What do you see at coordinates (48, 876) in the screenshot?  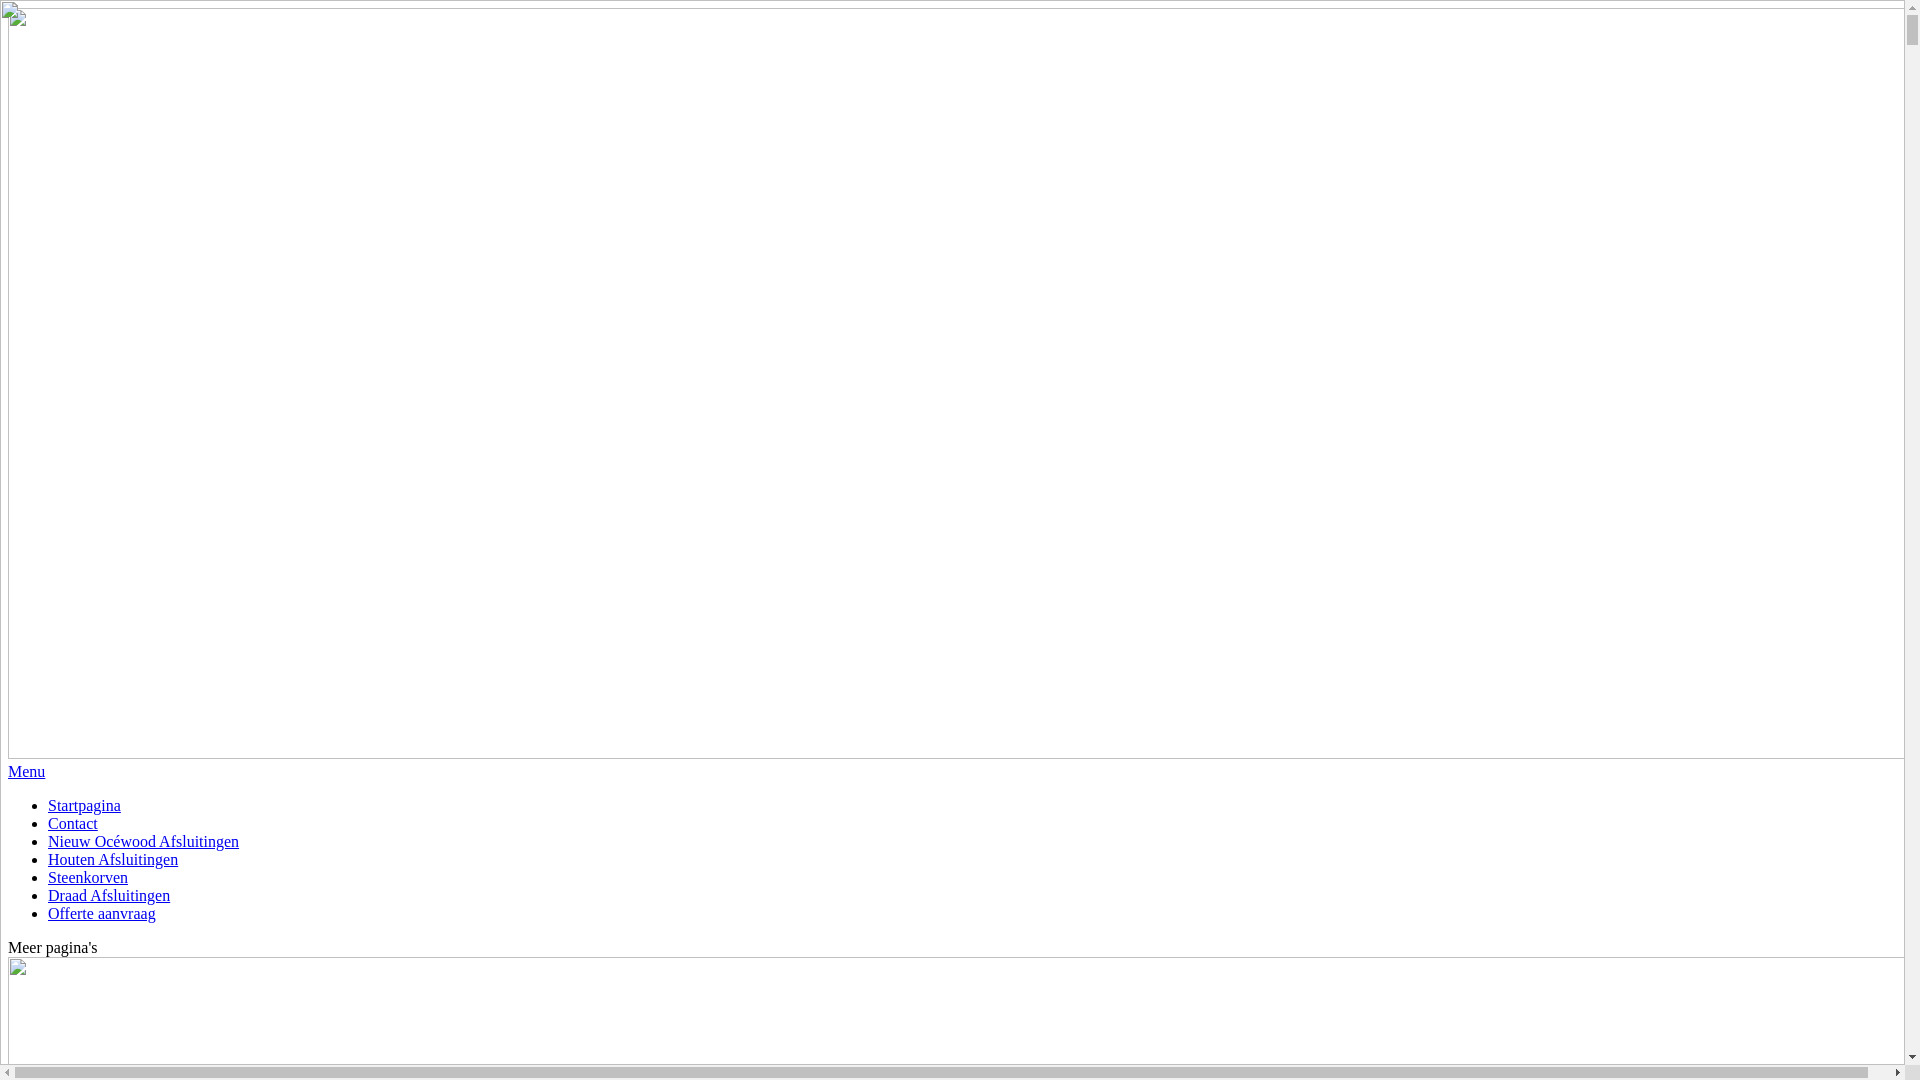 I see `'Steenkorven'` at bounding box center [48, 876].